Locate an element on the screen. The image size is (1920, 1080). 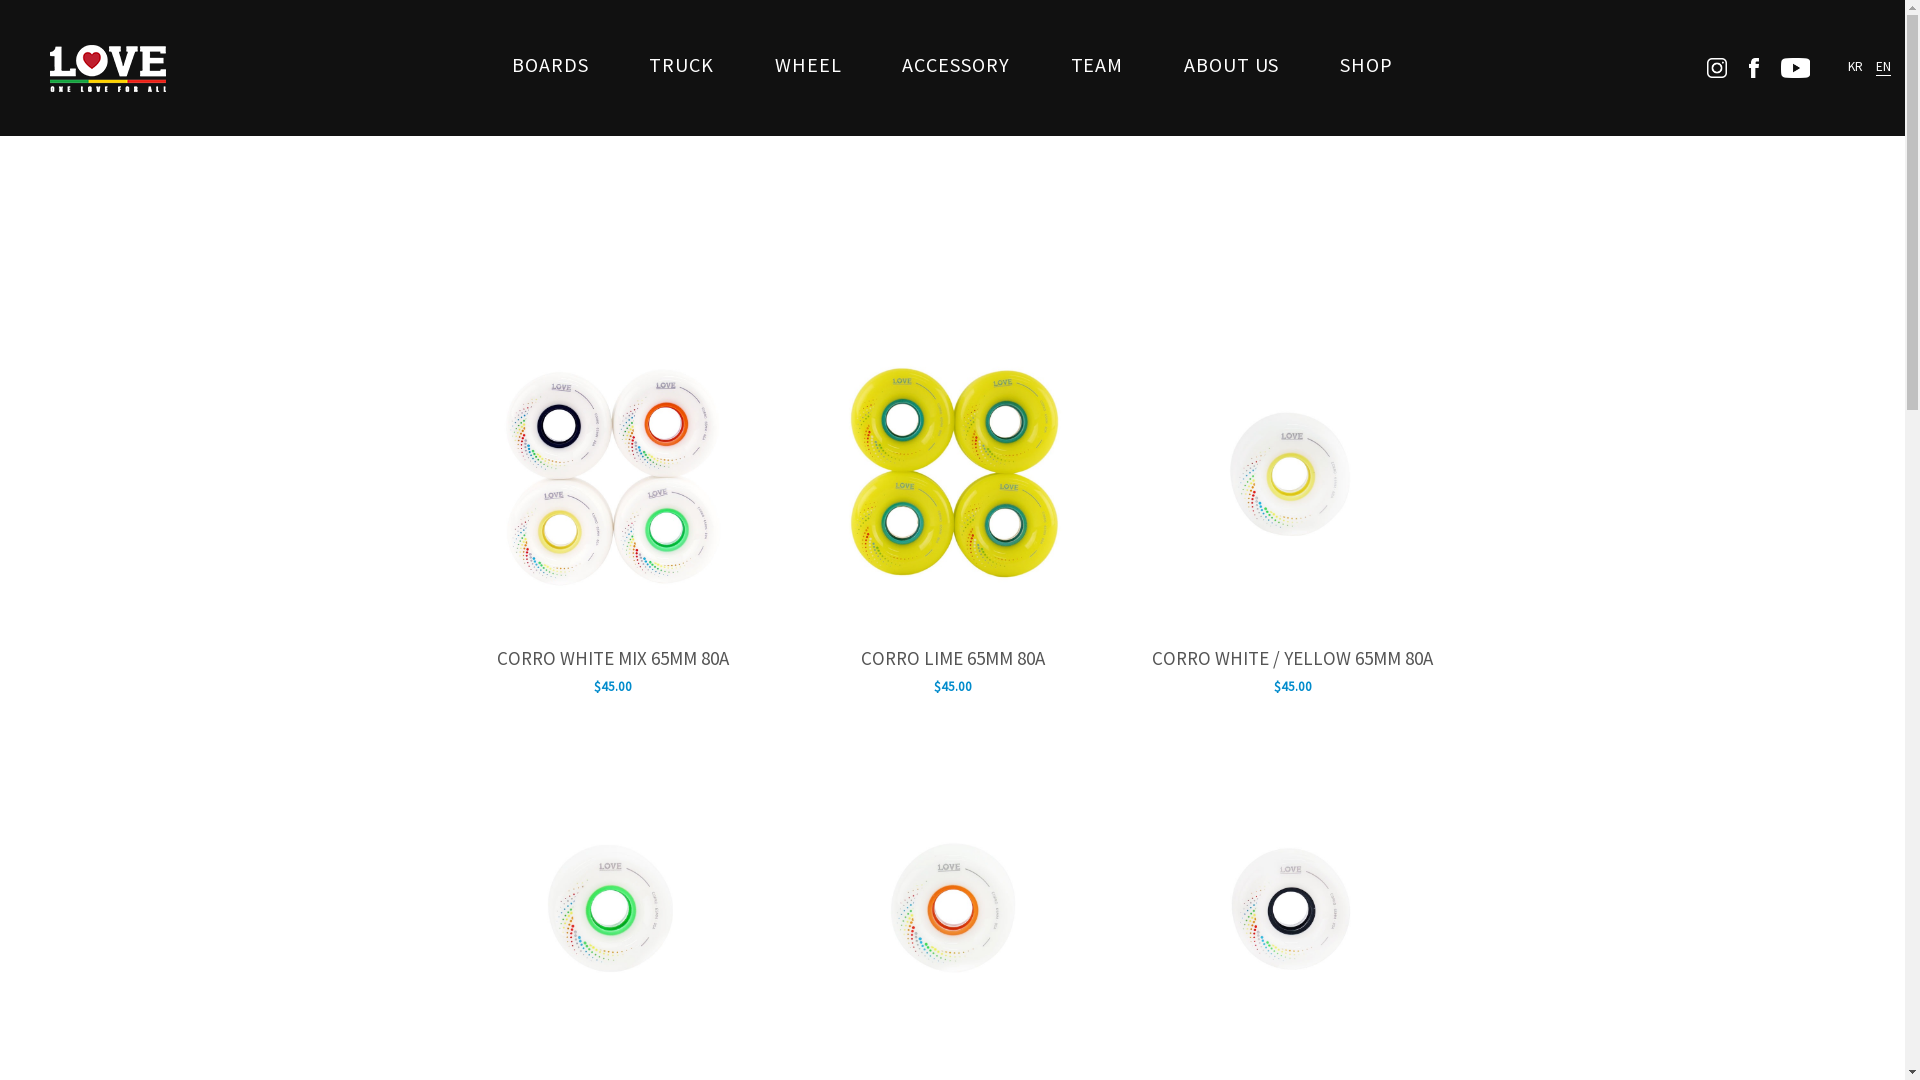
'ACCESSORY' is located at coordinates (954, 65).